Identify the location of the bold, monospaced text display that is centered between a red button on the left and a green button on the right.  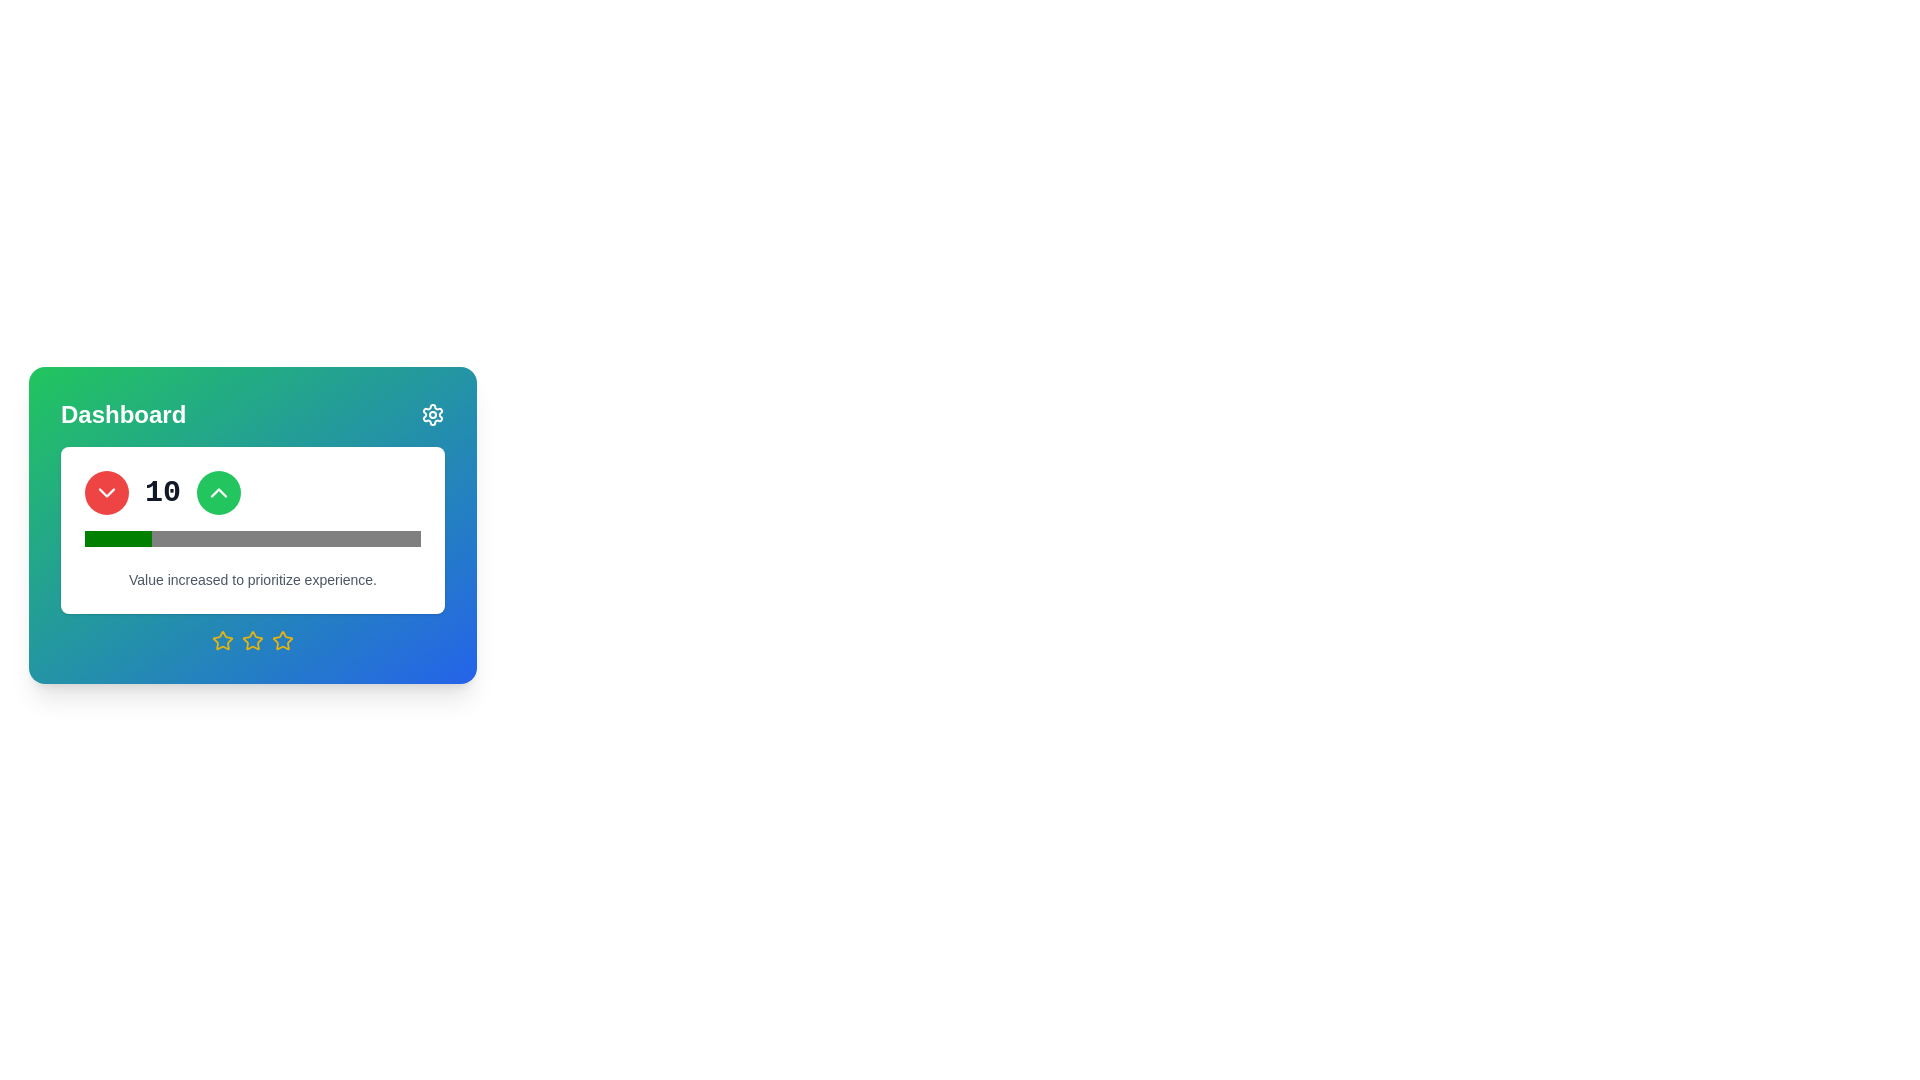
(163, 493).